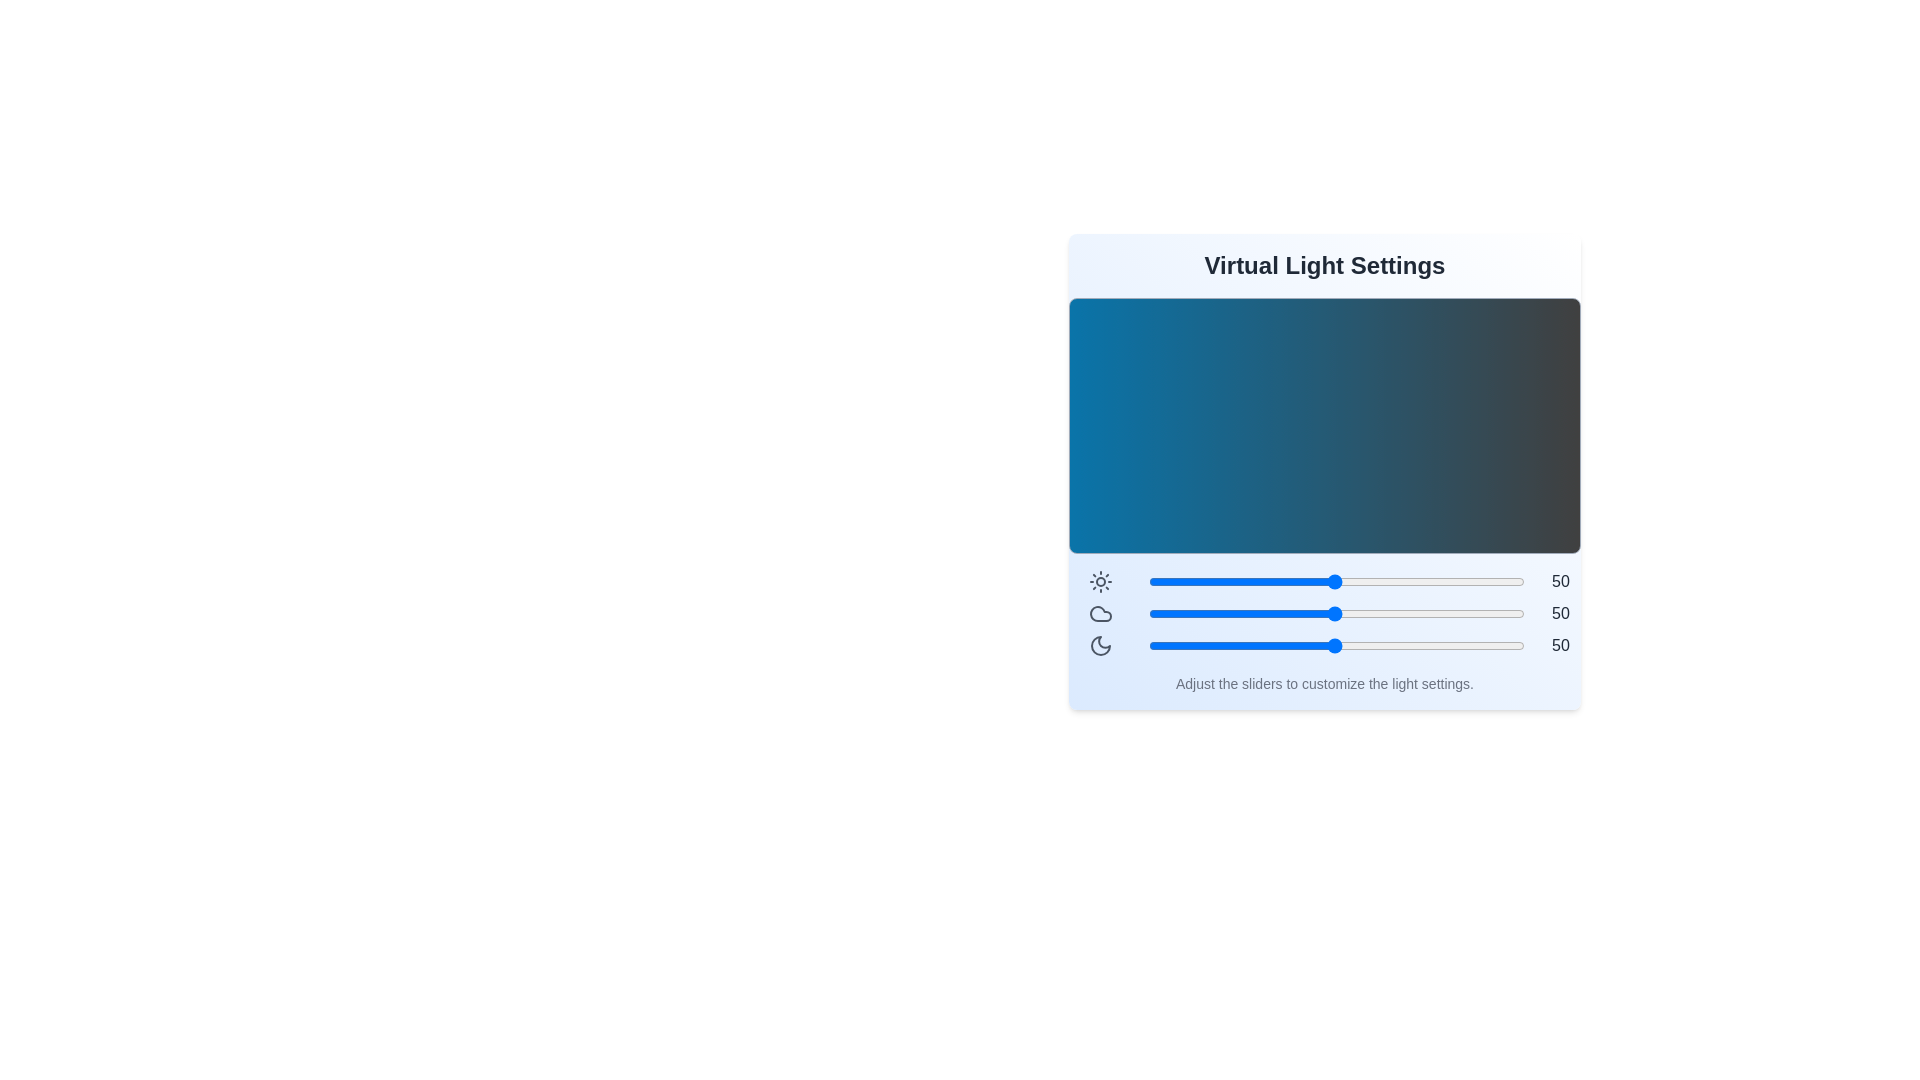 This screenshot has width=1920, height=1080. I want to click on the contrast slider to 96%, so click(1509, 582).